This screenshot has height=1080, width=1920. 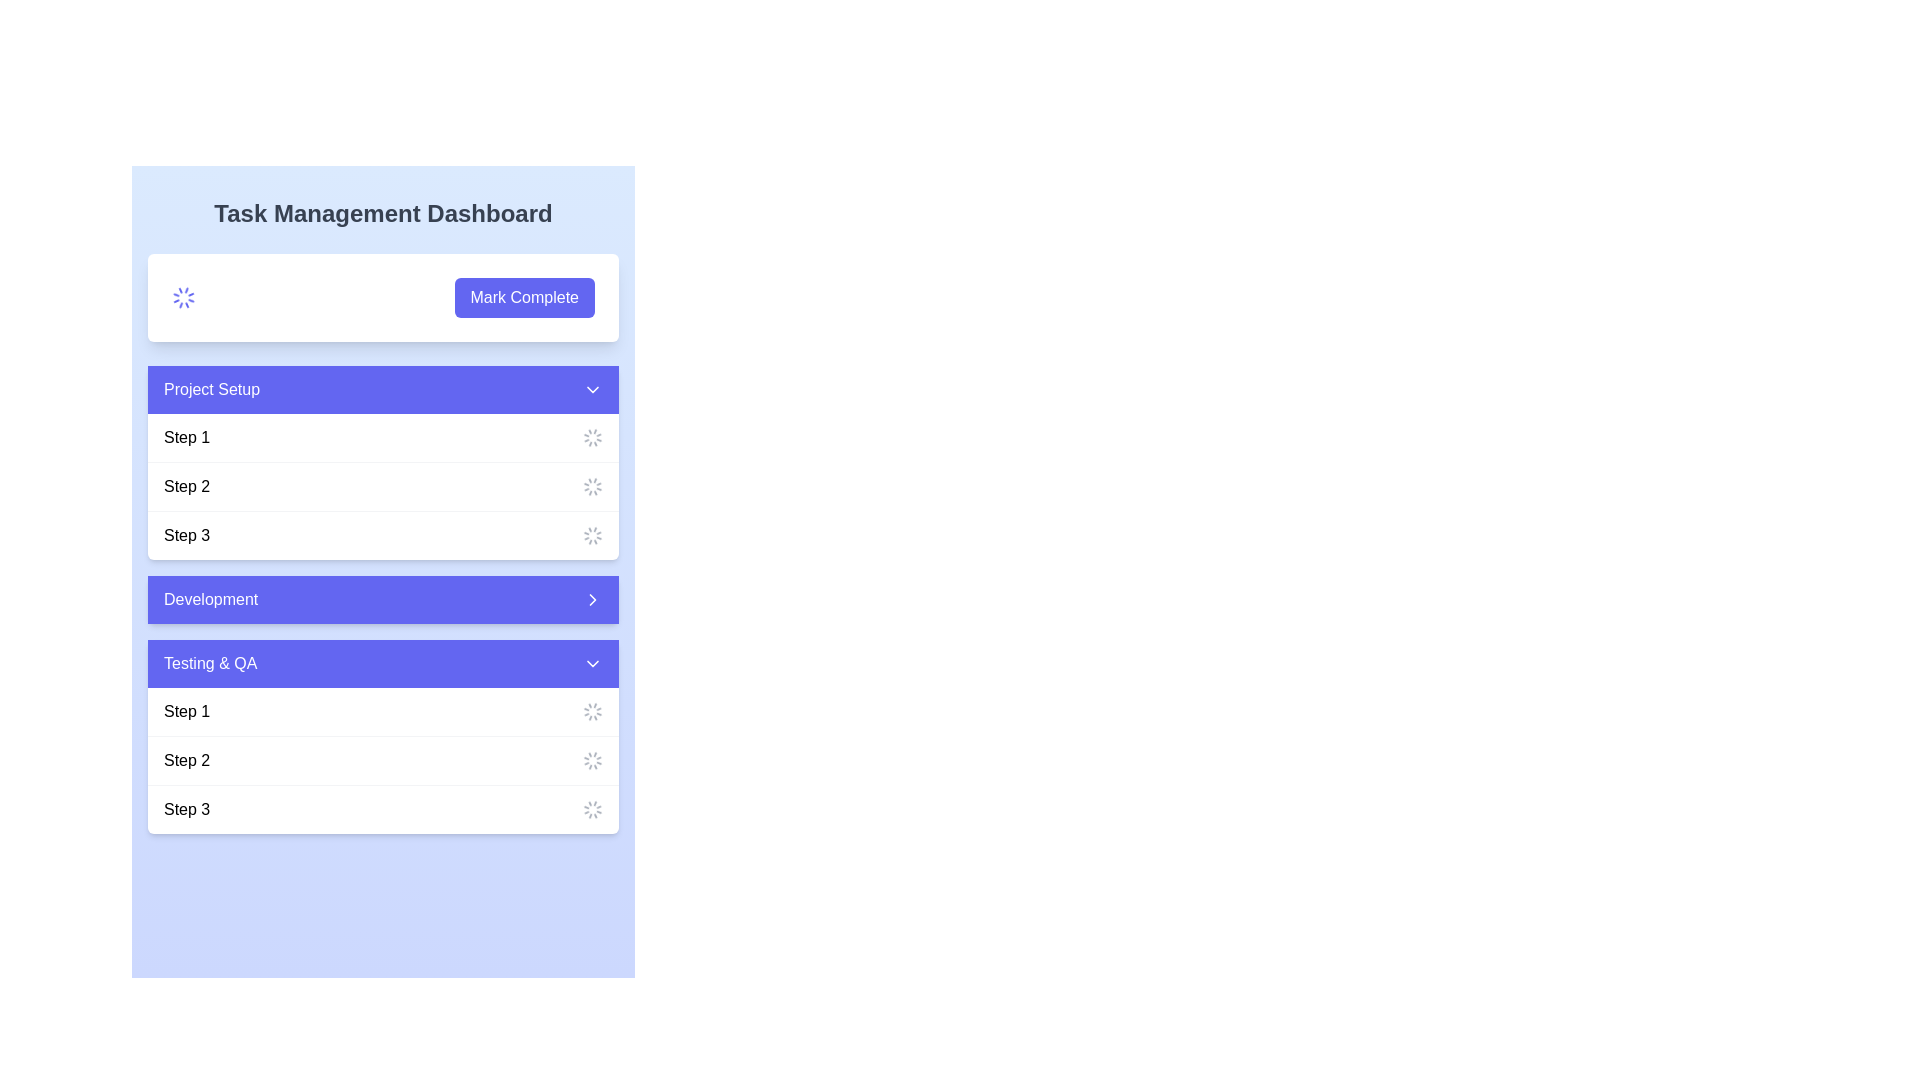 What do you see at coordinates (592, 663) in the screenshot?
I see `the Chevron Icon located on the far right of the 'Testing & QA' section header` at bounding box center [592, 663].